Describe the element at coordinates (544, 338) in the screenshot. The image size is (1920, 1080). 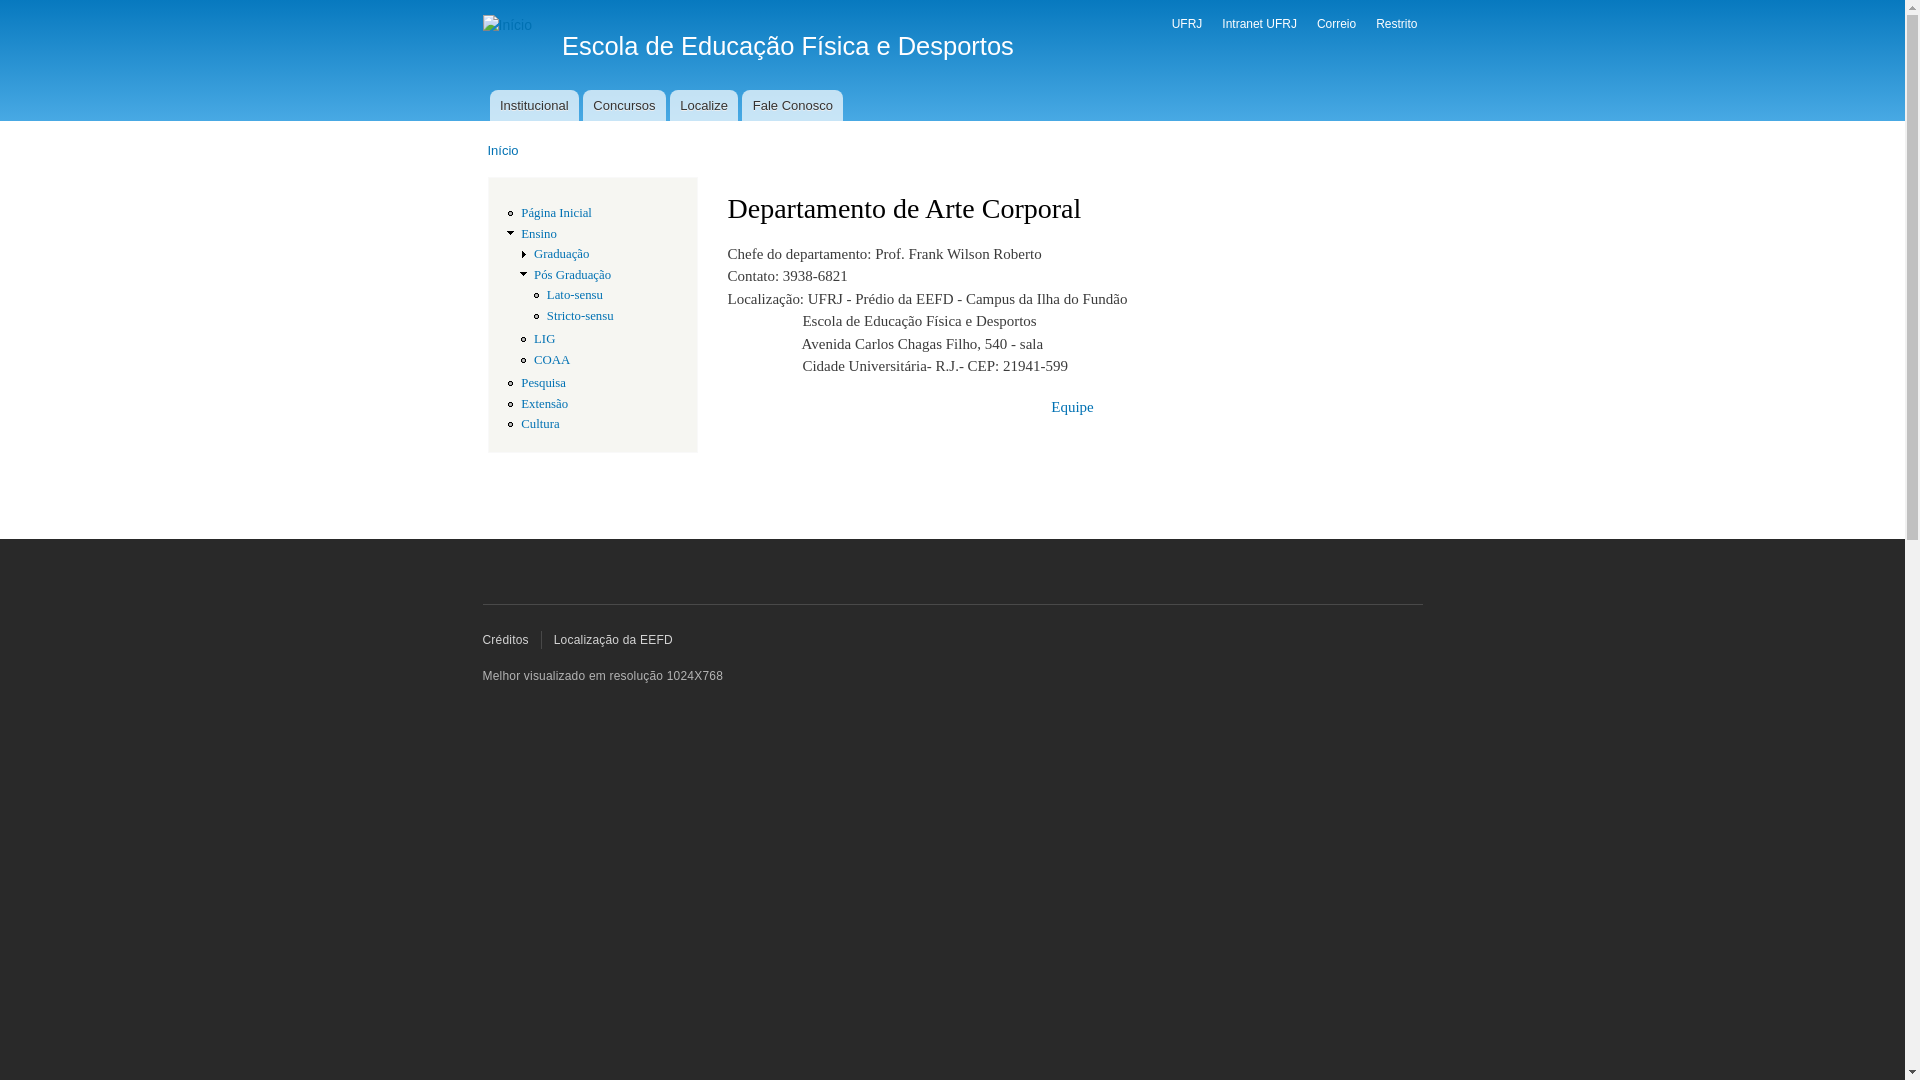
I see `'LIG'` at that location.